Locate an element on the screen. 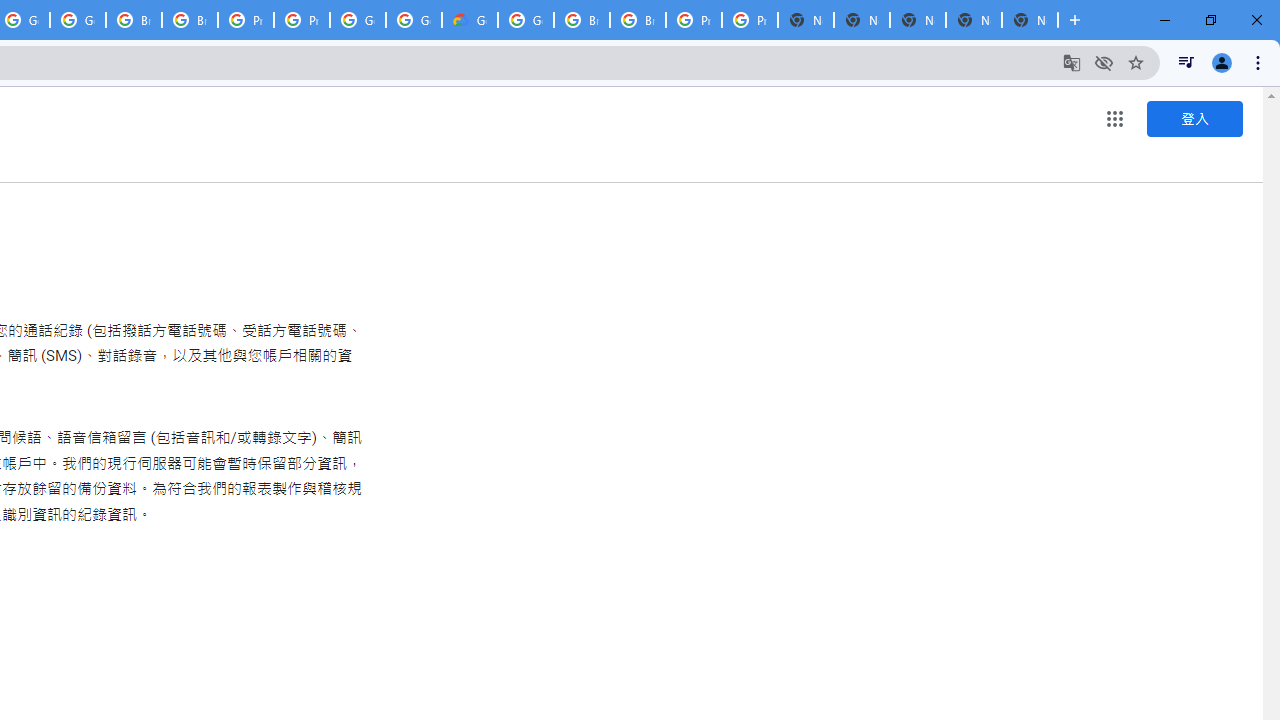 The height and width of the screenshot is (720, 1280). 'Google Cloud Platform' is located at coordinates (526, 20).